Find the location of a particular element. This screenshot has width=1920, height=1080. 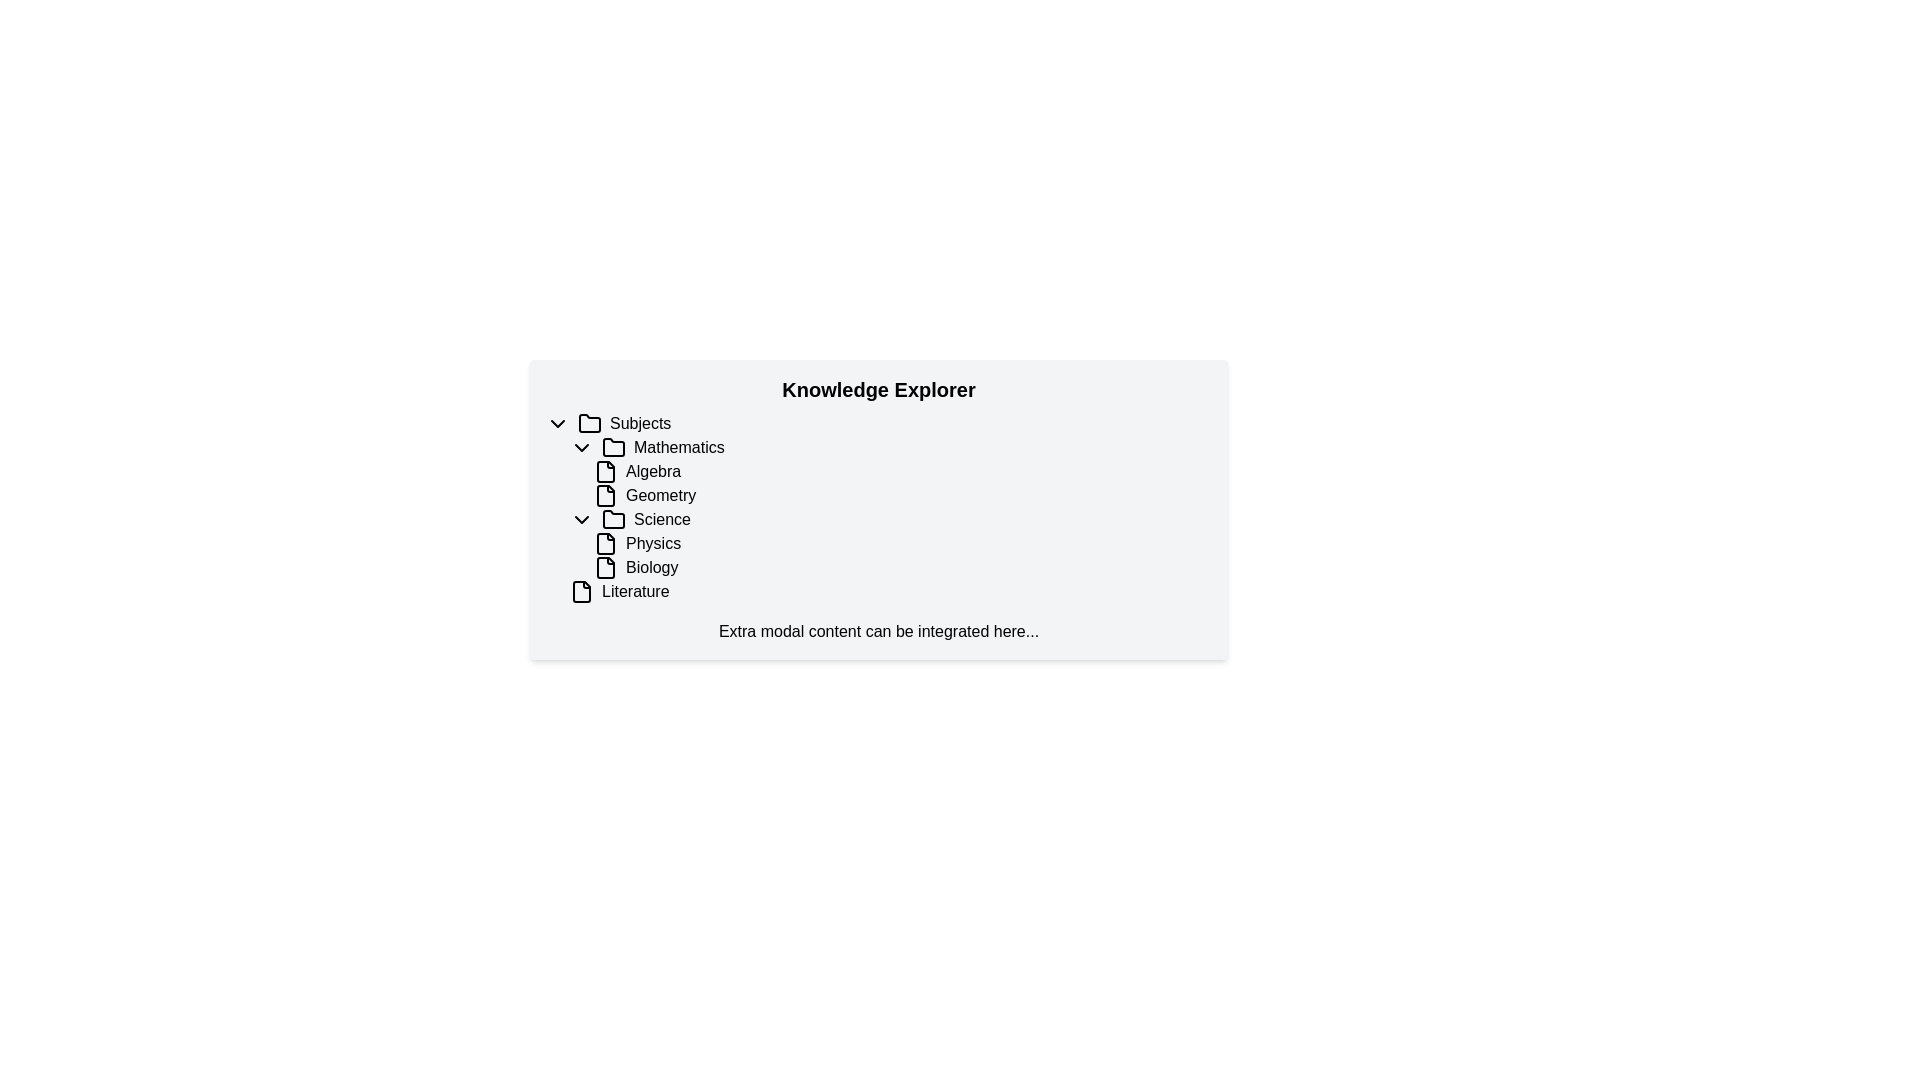

the 'Physics' file icon located under the 'Science' category is located at coordinates (604, 543).